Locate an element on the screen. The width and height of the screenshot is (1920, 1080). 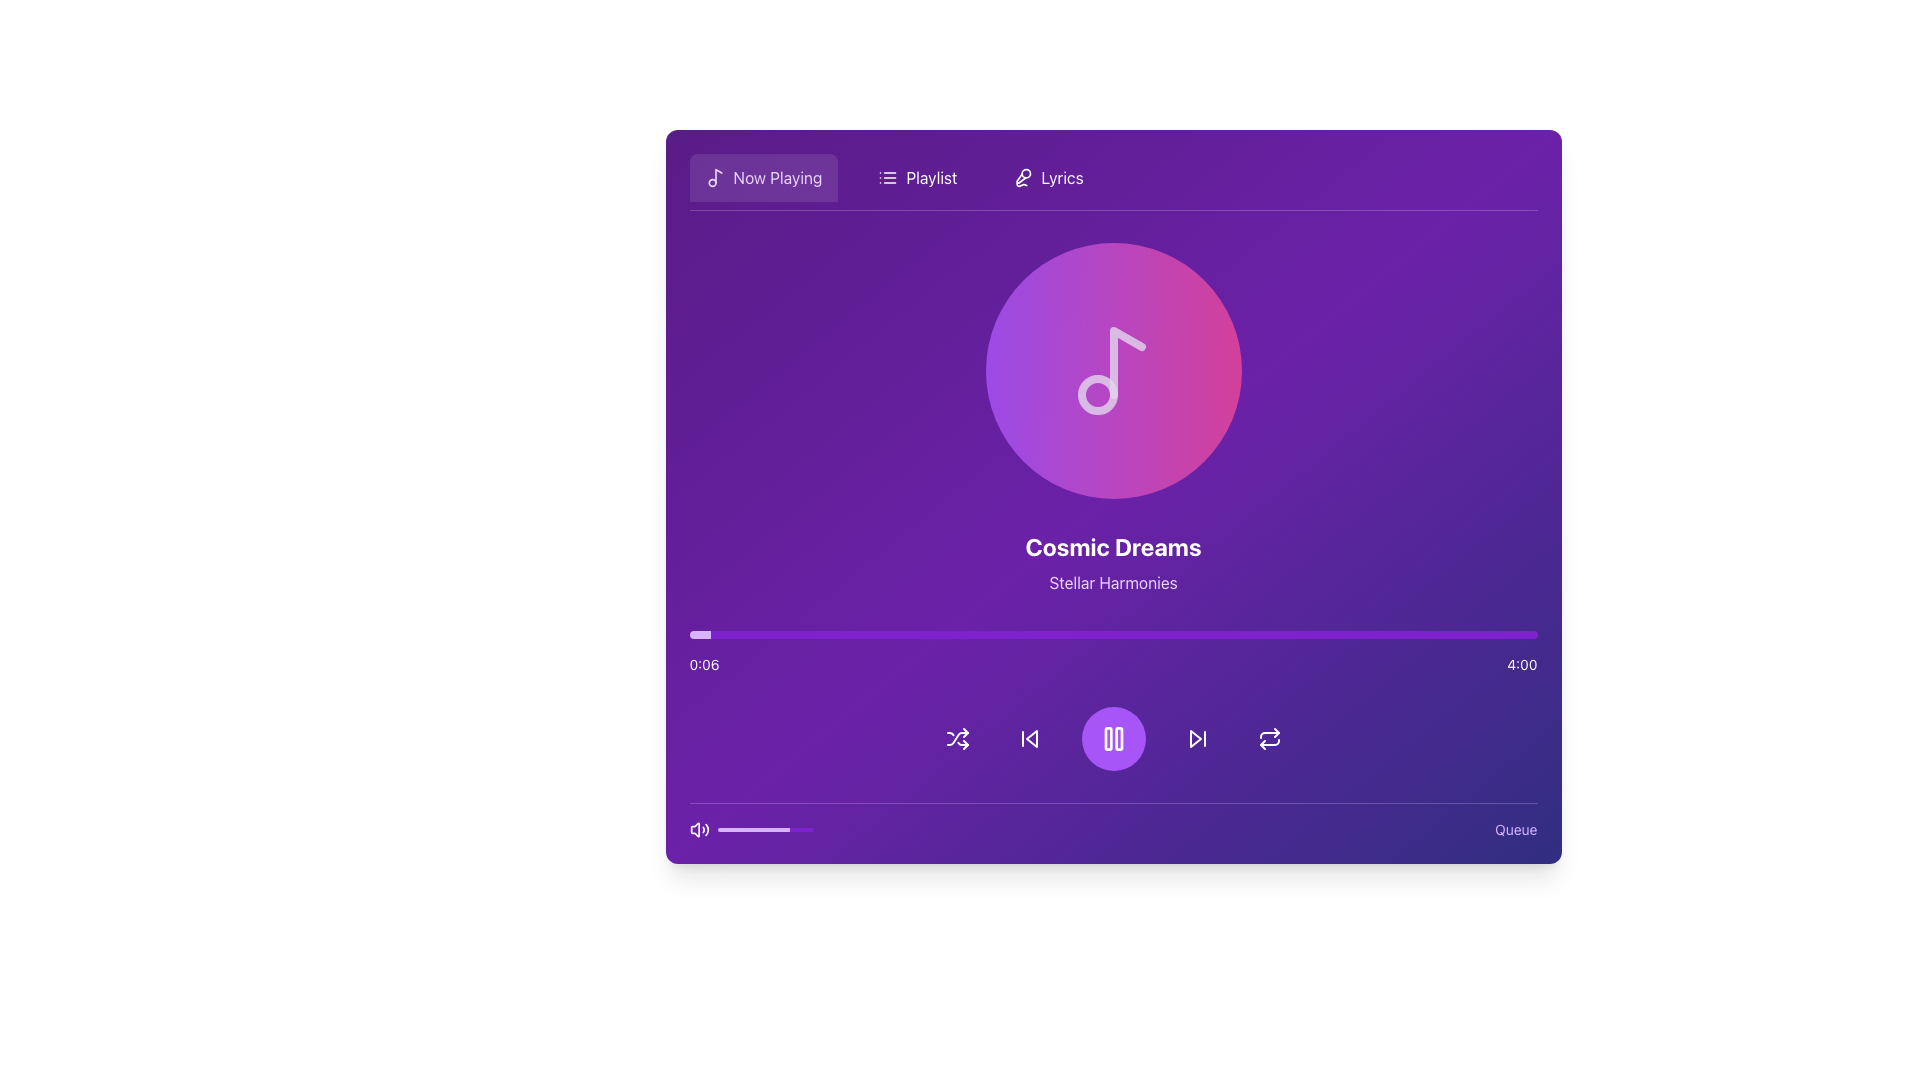
the volume control icon located at the leftmost side of the interactive components row at the bottom of the interface to interact with it is located at coordinates (699, 829).